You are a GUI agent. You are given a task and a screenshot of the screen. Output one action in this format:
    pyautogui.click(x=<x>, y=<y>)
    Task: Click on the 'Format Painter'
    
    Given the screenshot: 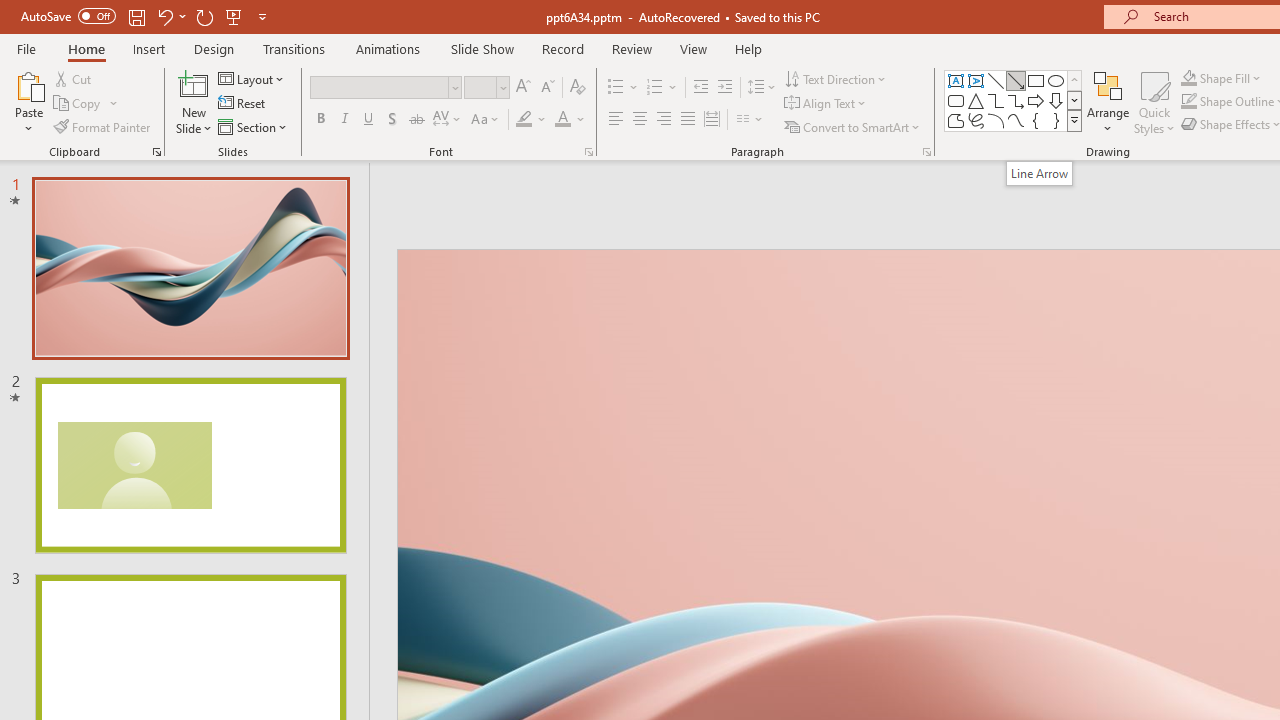 What is the action you would take?
    pyautogui.click(x=102, y=127)
    